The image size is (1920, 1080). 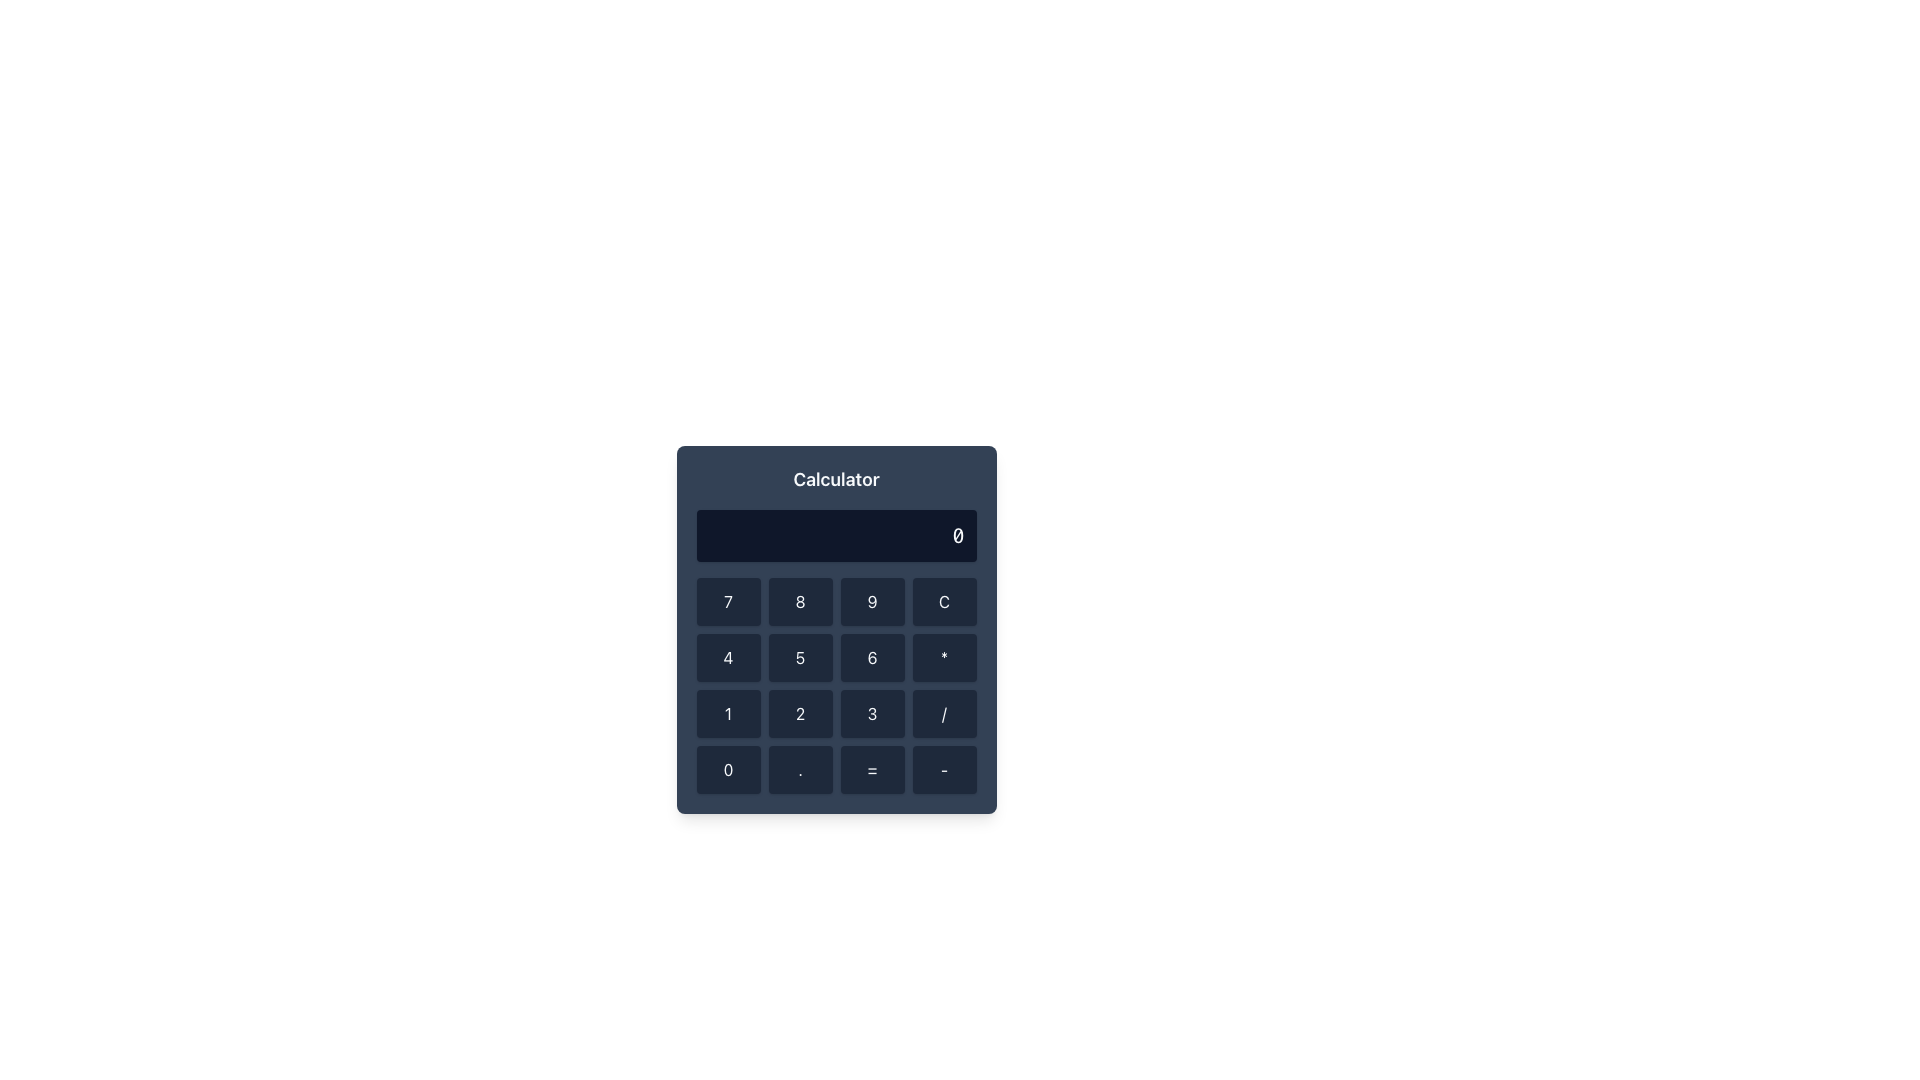 I want to click on the button displaying the number '9' with a dark slate-gray background and white text in a grid layout, so click(x=872, y=600).